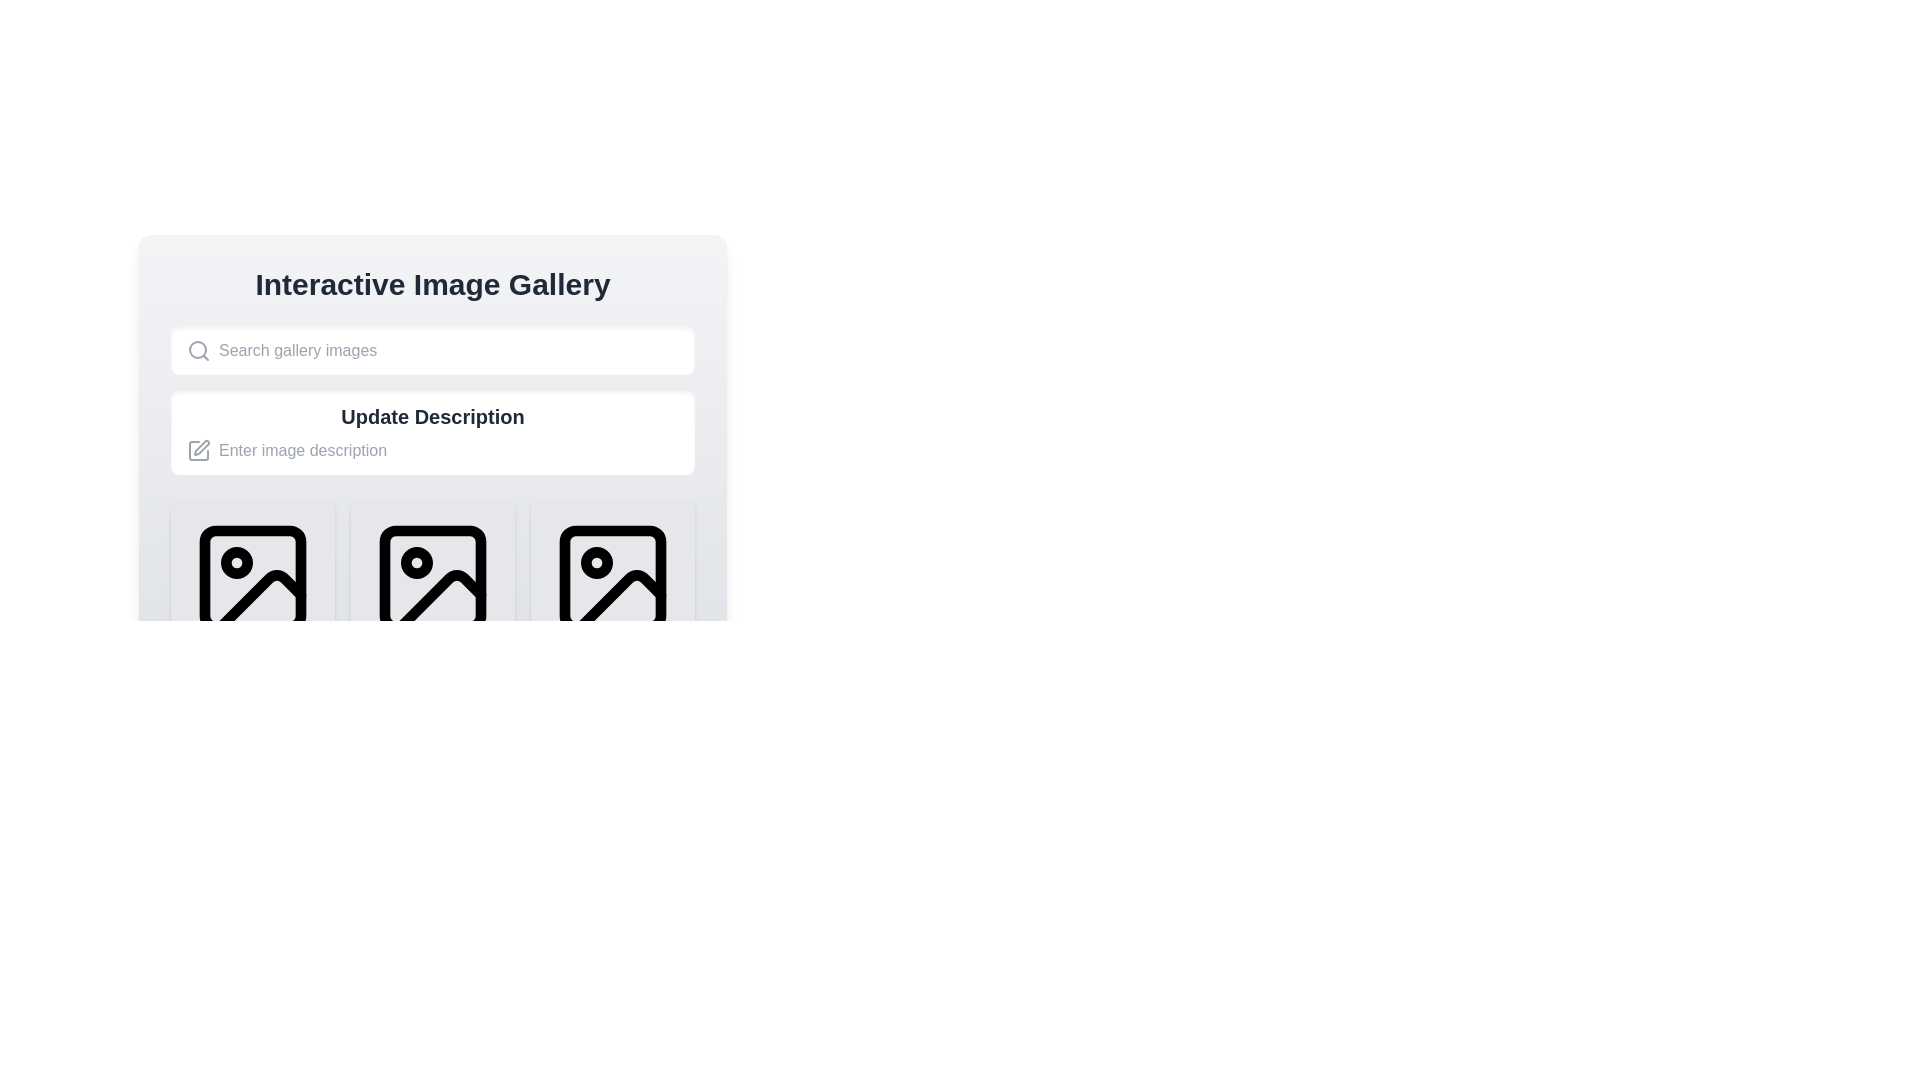 This screenshot has width=1920, height=1080. What do you see at coordinates (252, 578) in the screenshot?
I see `the decorative icon (SVG) representing an image in the 'Image 1' card located at the top-left corner of the grid` at bounding box center [252, 578].